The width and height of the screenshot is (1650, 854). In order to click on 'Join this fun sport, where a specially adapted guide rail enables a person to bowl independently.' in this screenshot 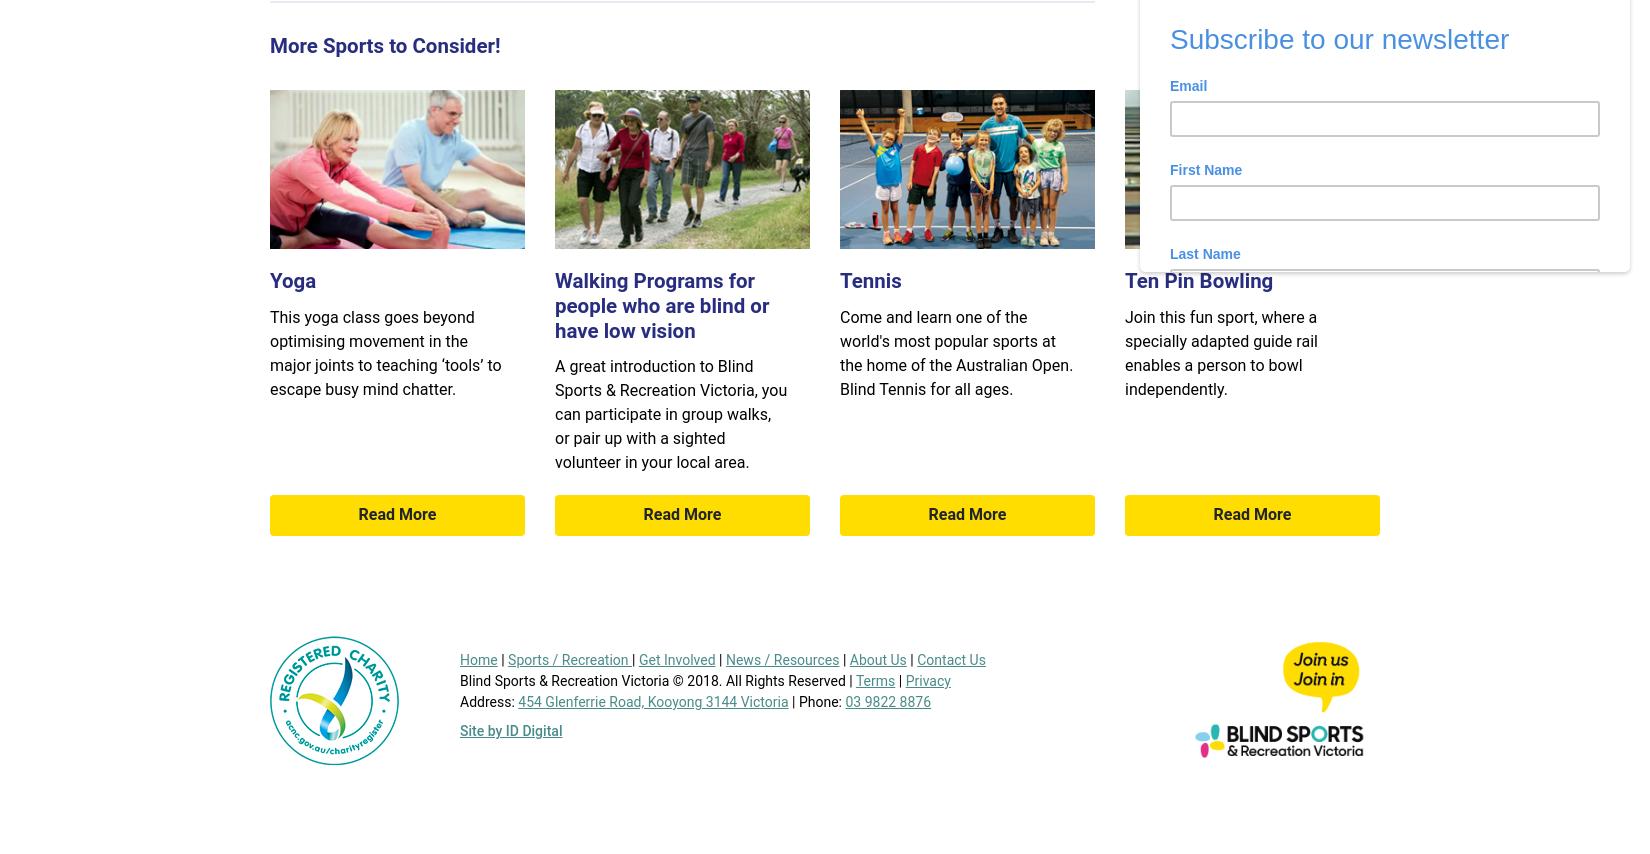, I will do `click(1221, 352)`.